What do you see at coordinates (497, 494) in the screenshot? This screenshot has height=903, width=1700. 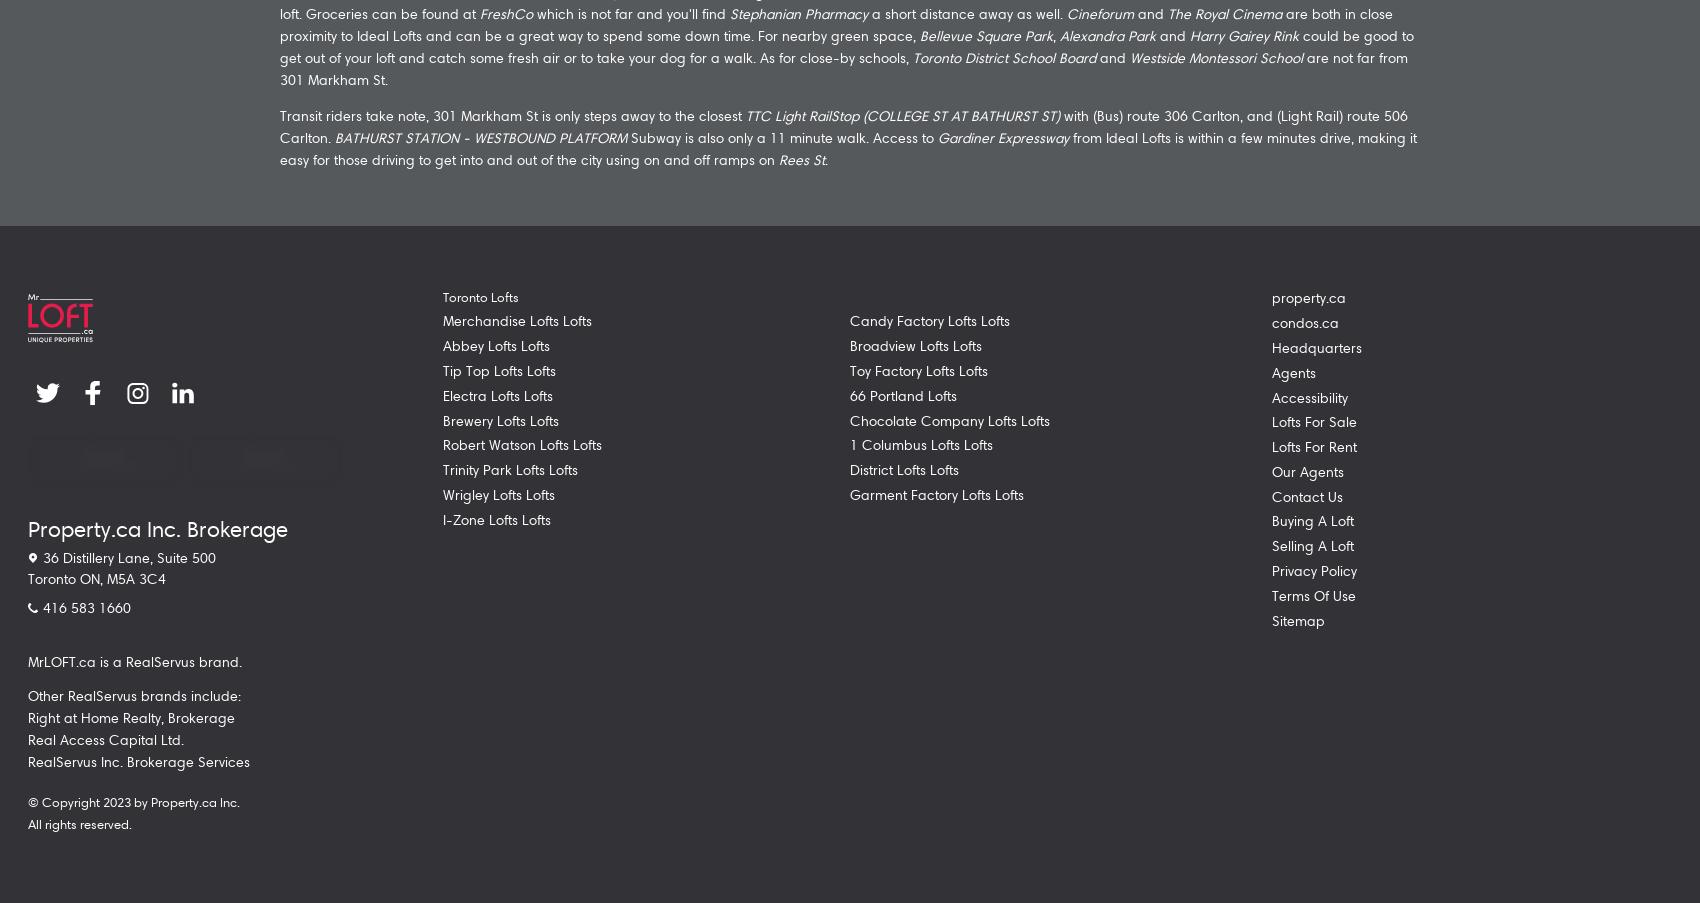 I see `'Wrigley Lofts lofts'` at bounding box center [497, 494].